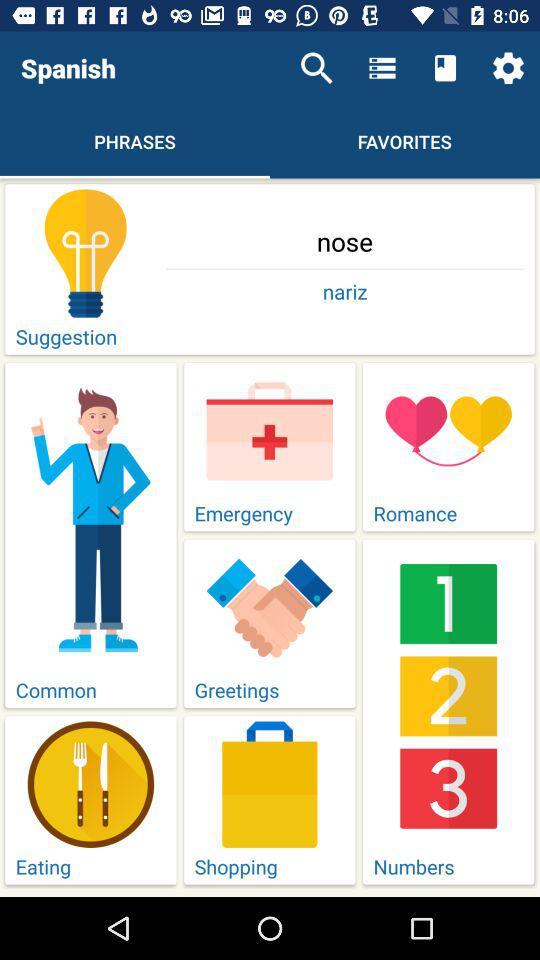  I want to click on the item above nose icon, so click(508, 68).